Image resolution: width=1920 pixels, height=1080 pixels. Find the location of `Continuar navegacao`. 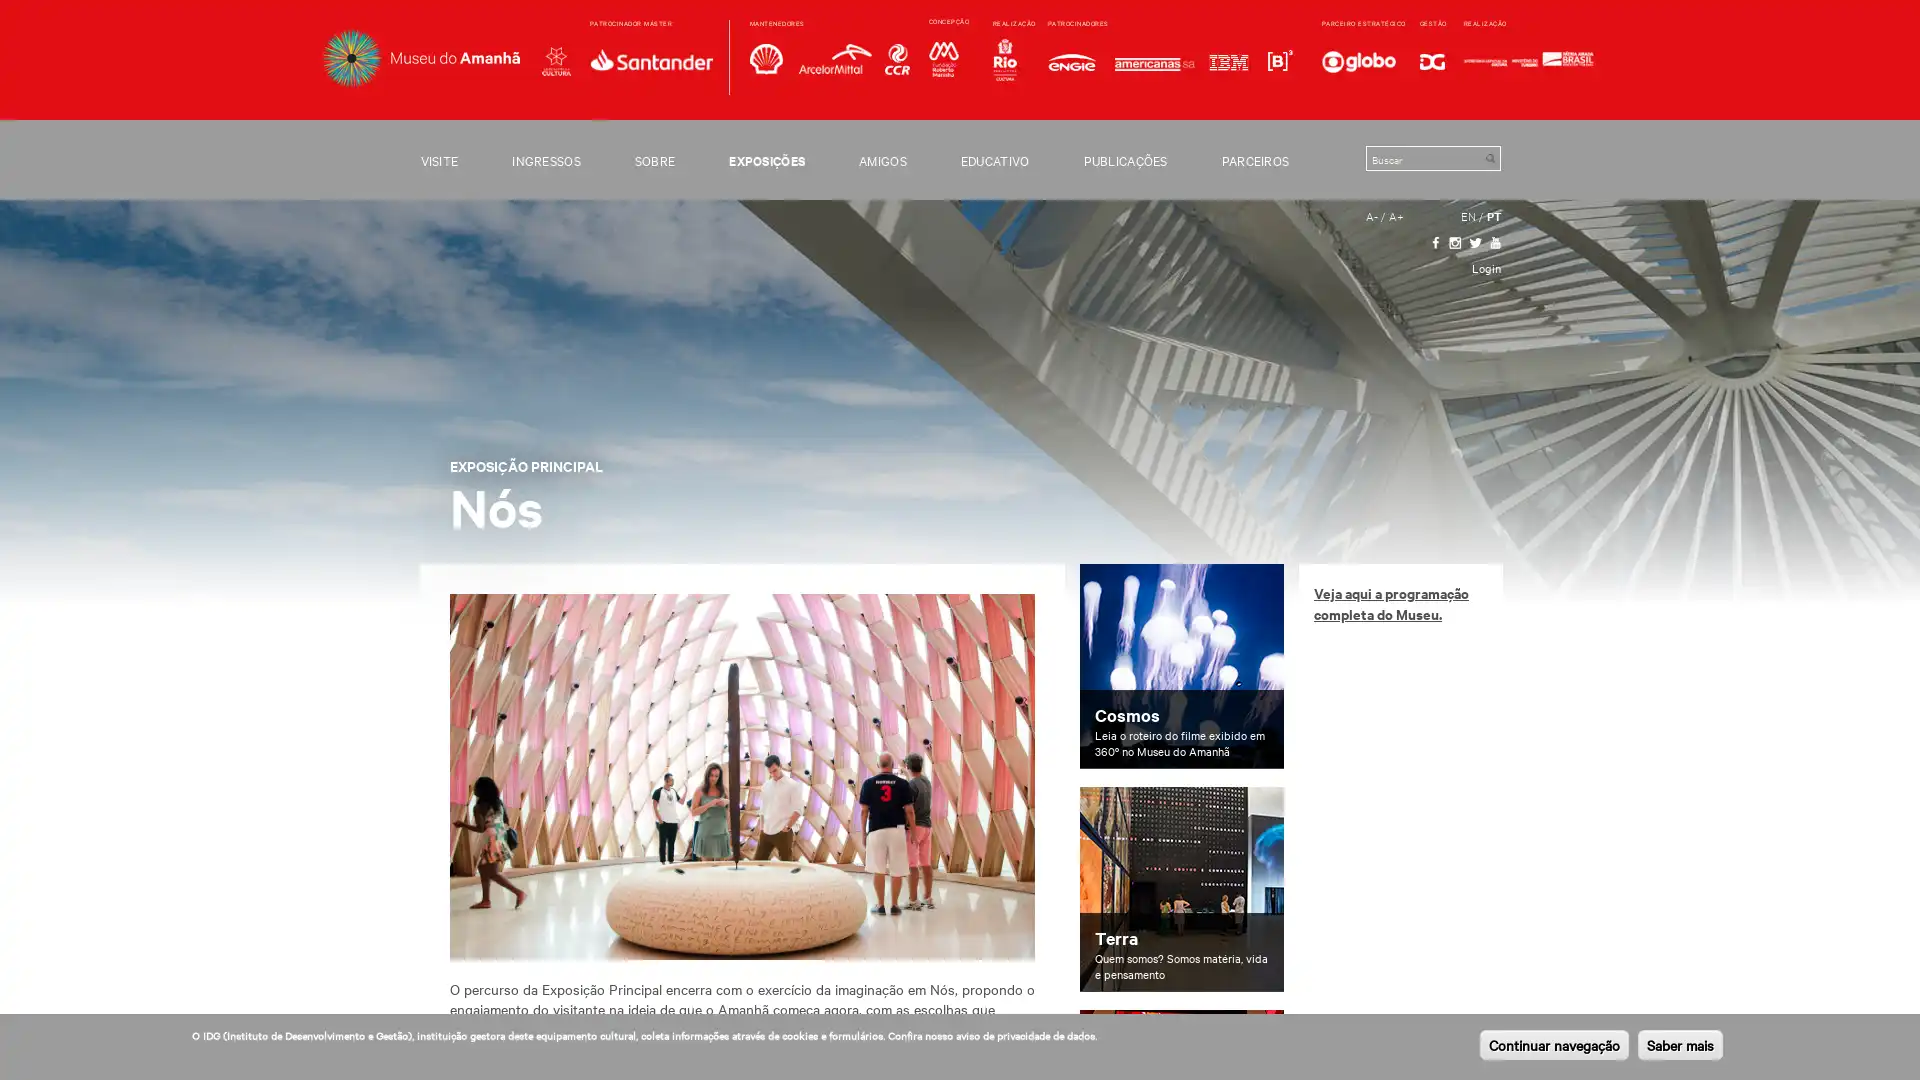

Continuar navegacao is located at coordinates (1553, 1044).